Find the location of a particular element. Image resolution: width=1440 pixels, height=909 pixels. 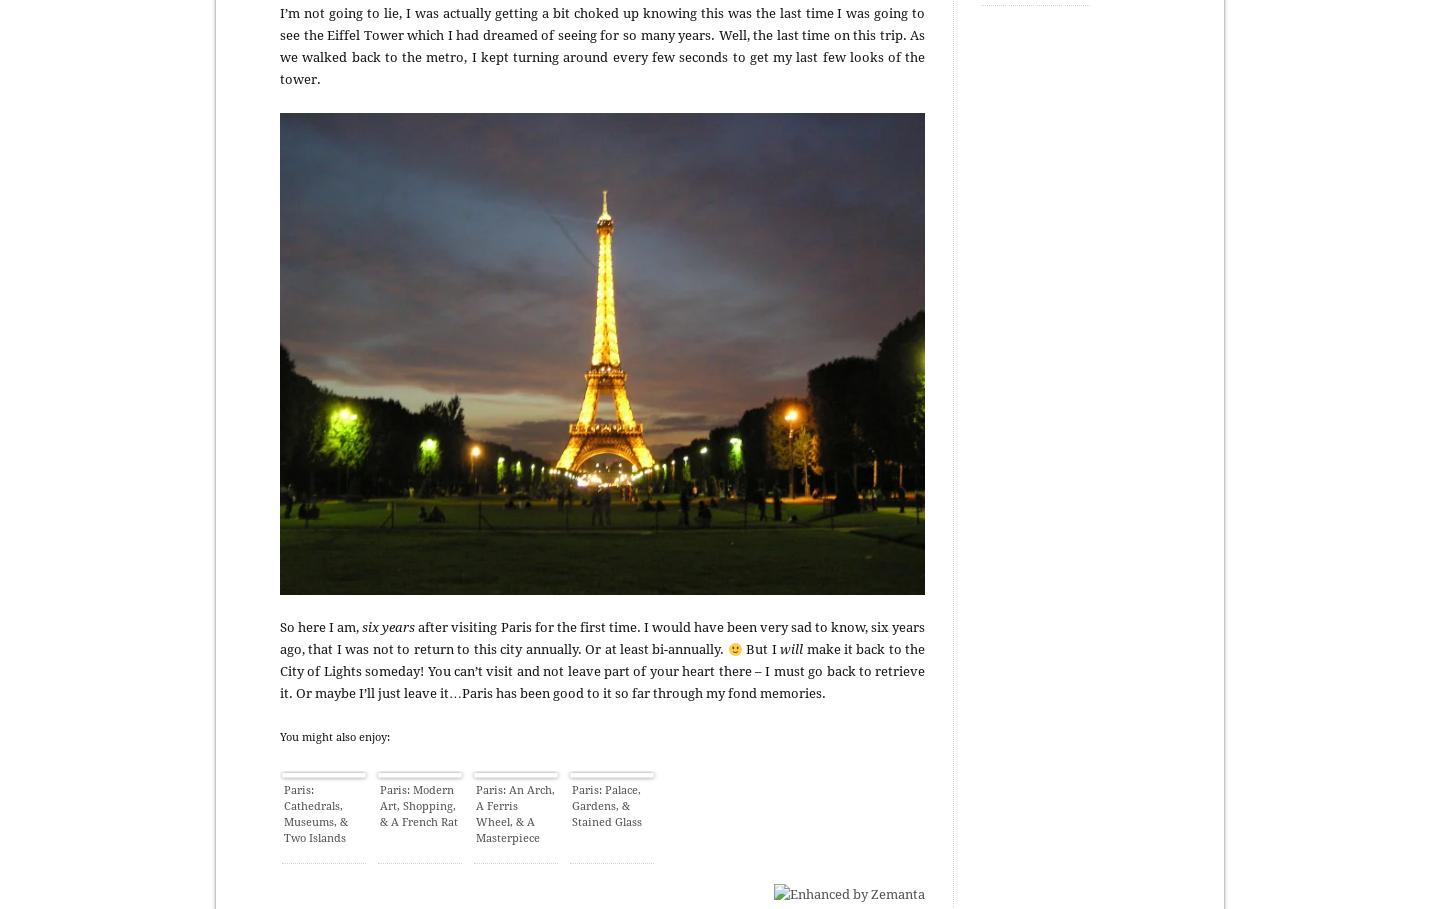

'six years' is located at coordinates (387, 627).